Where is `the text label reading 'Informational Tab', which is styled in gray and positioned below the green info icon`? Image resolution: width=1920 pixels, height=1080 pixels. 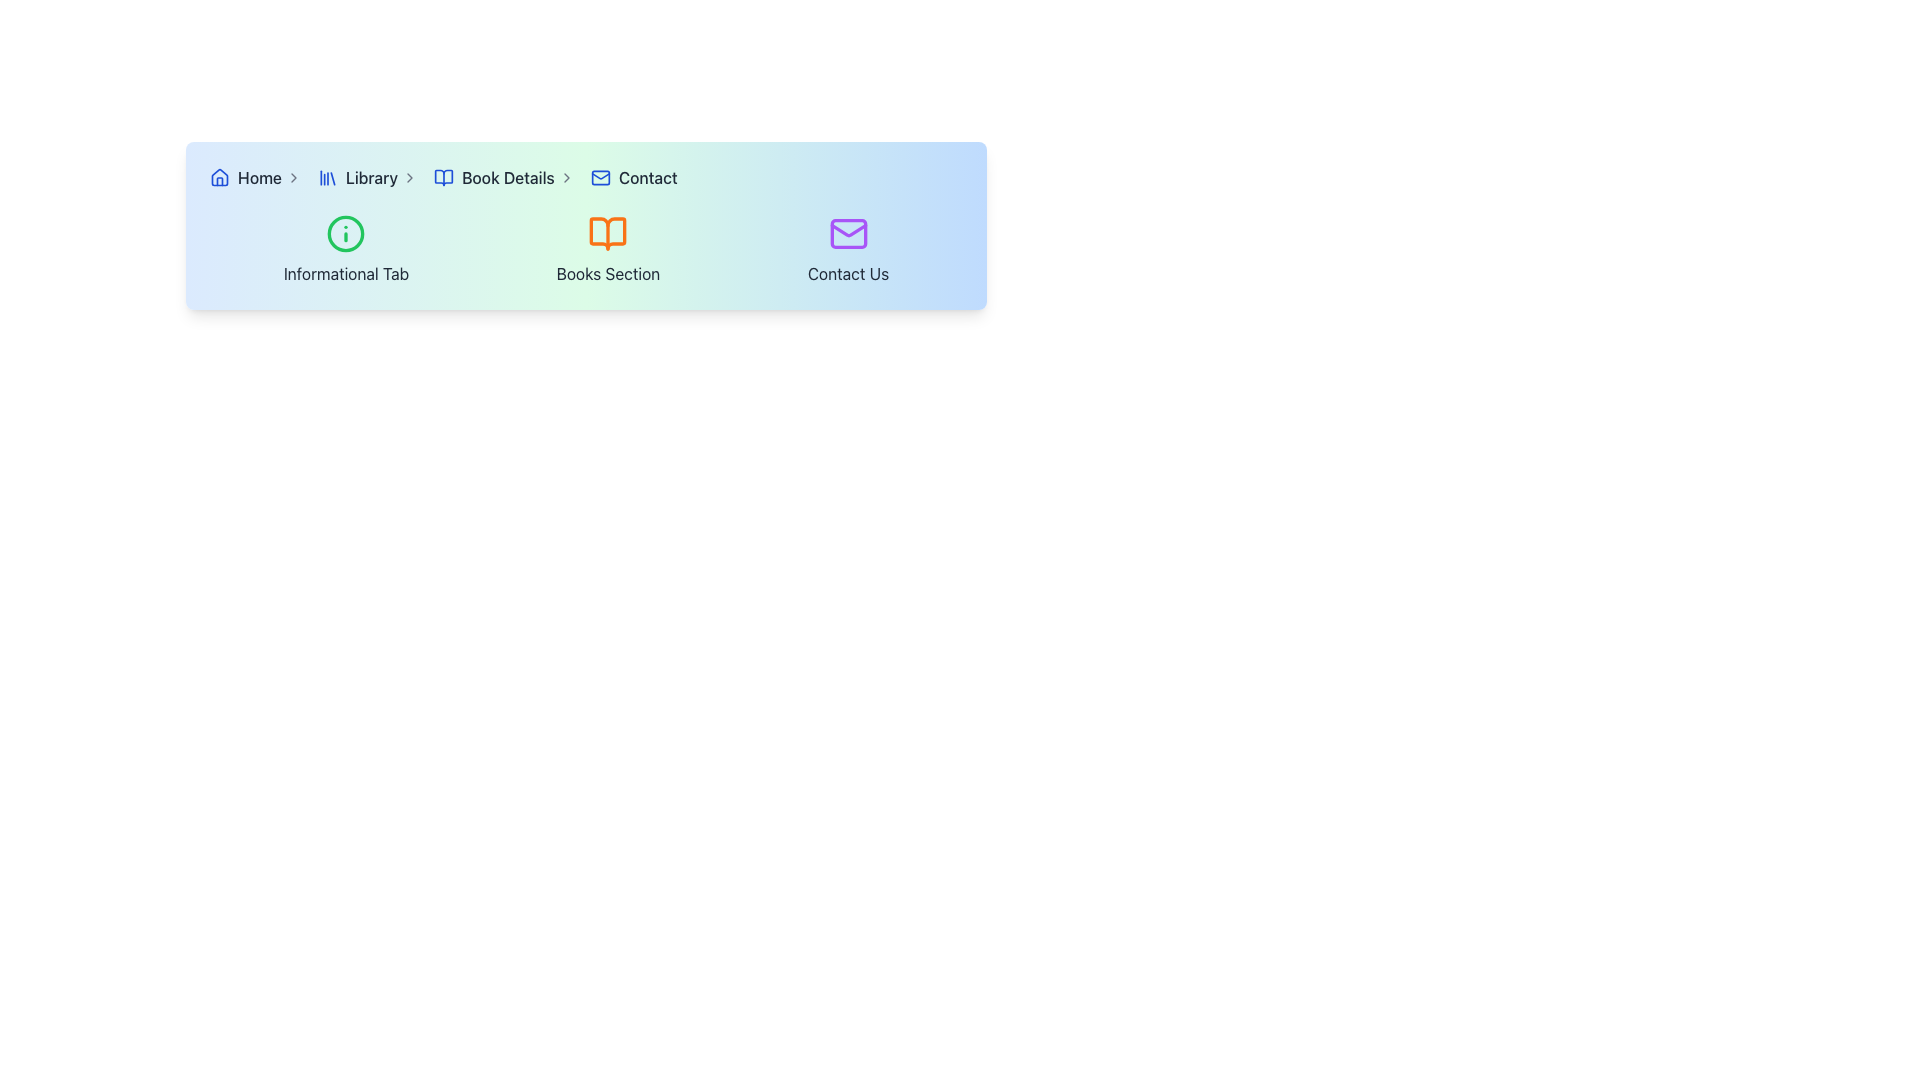 the text label reading 'Informational Tab', which is styled in gray and positioned below the green info icon is located at coordinates (346, 273).